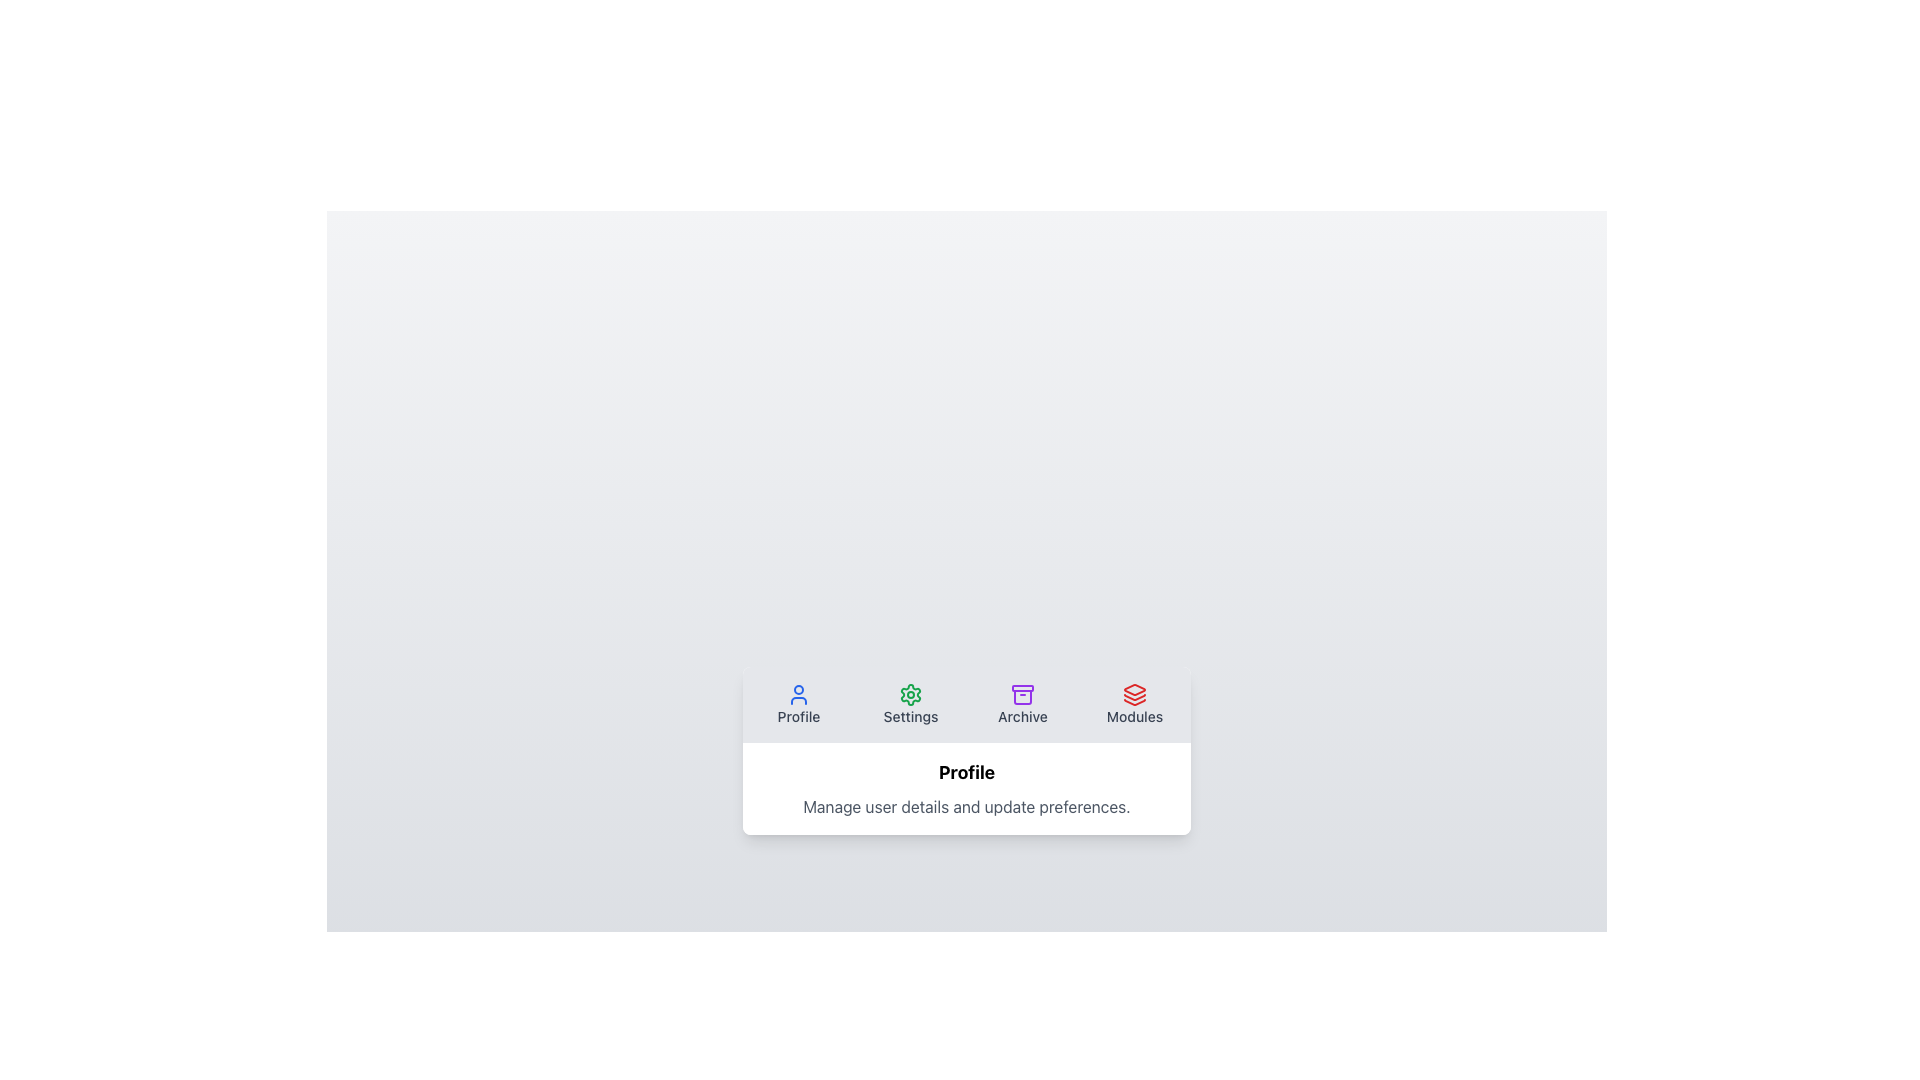 This screenshot has width=1920, height=1080. Describe the element at coordinates (1134, 704) in the screenshot. I see `the 'Modules' tab button, which is a rounded button with an icon resembling stacked layers, located in the top-right corner of the tab bar` at that location.